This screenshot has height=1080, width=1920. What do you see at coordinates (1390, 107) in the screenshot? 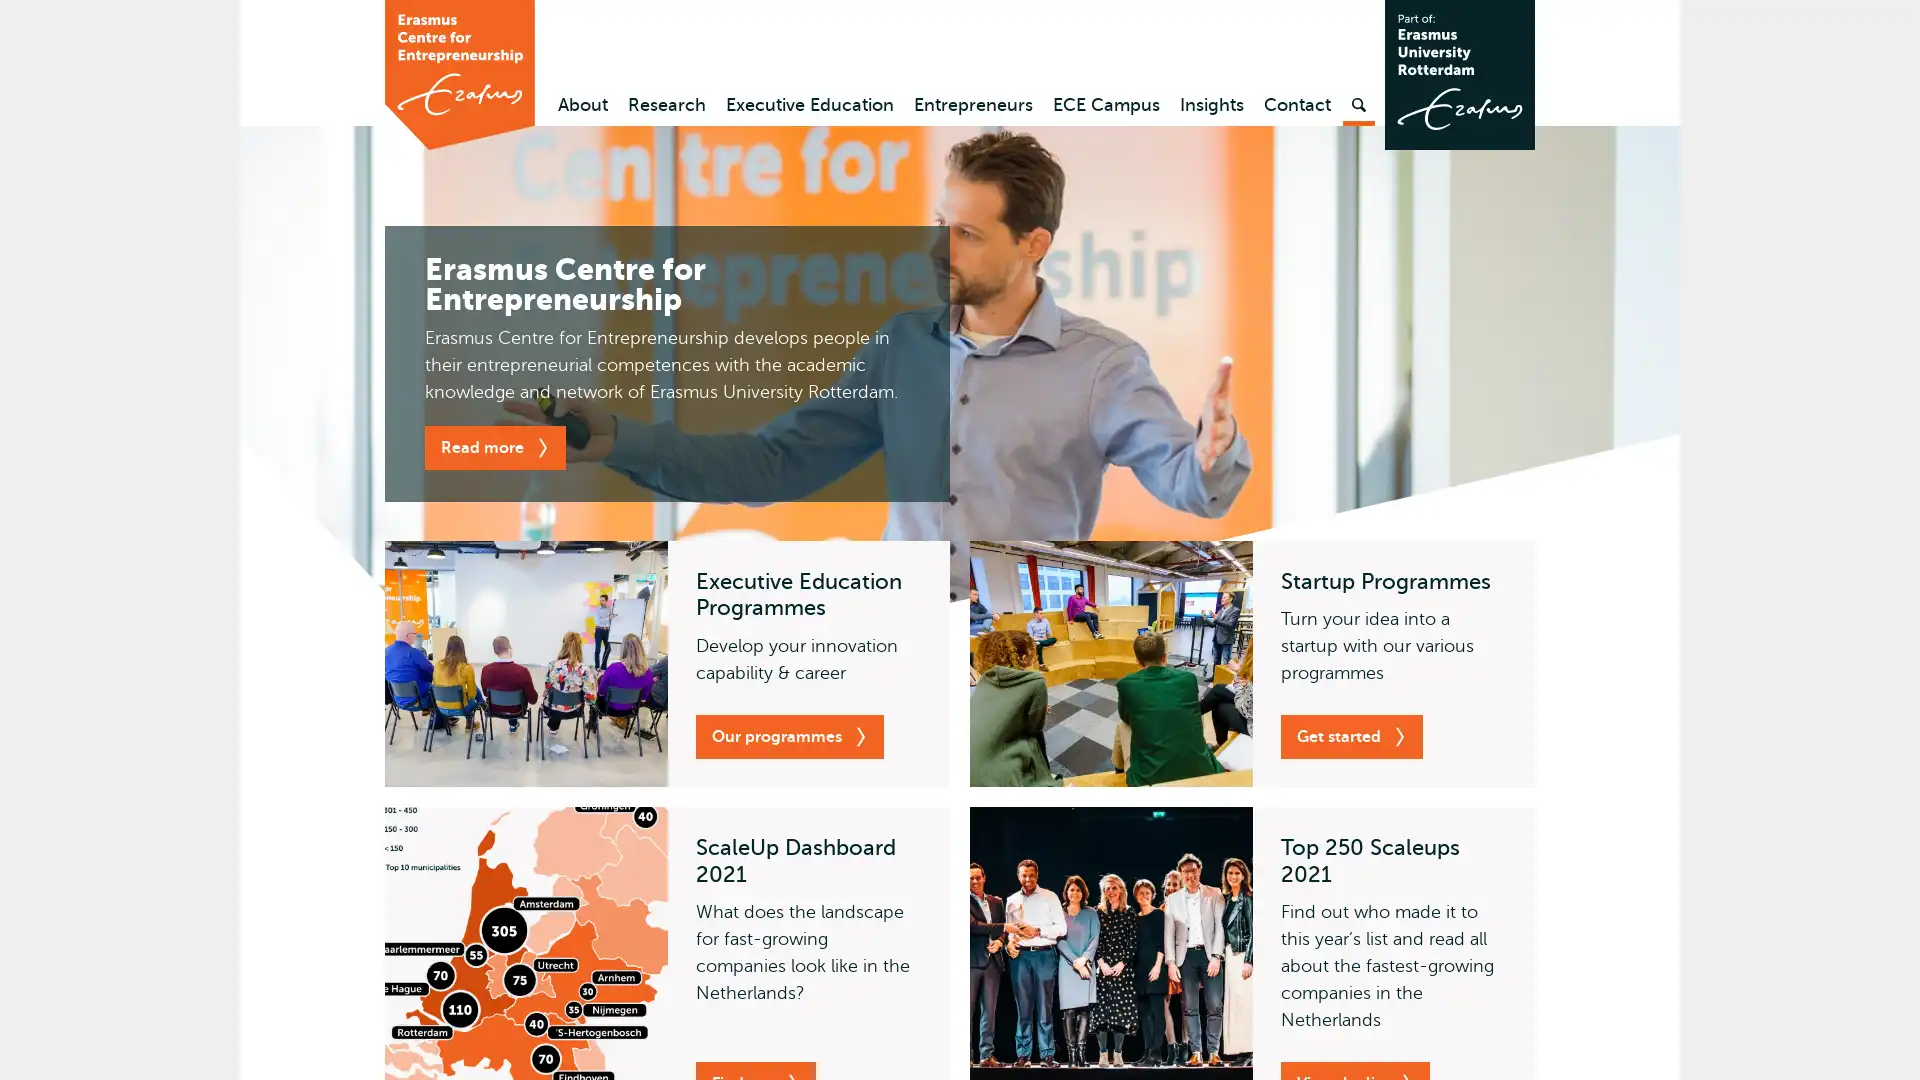
I see `Search` at bounding box center [1390, 107].